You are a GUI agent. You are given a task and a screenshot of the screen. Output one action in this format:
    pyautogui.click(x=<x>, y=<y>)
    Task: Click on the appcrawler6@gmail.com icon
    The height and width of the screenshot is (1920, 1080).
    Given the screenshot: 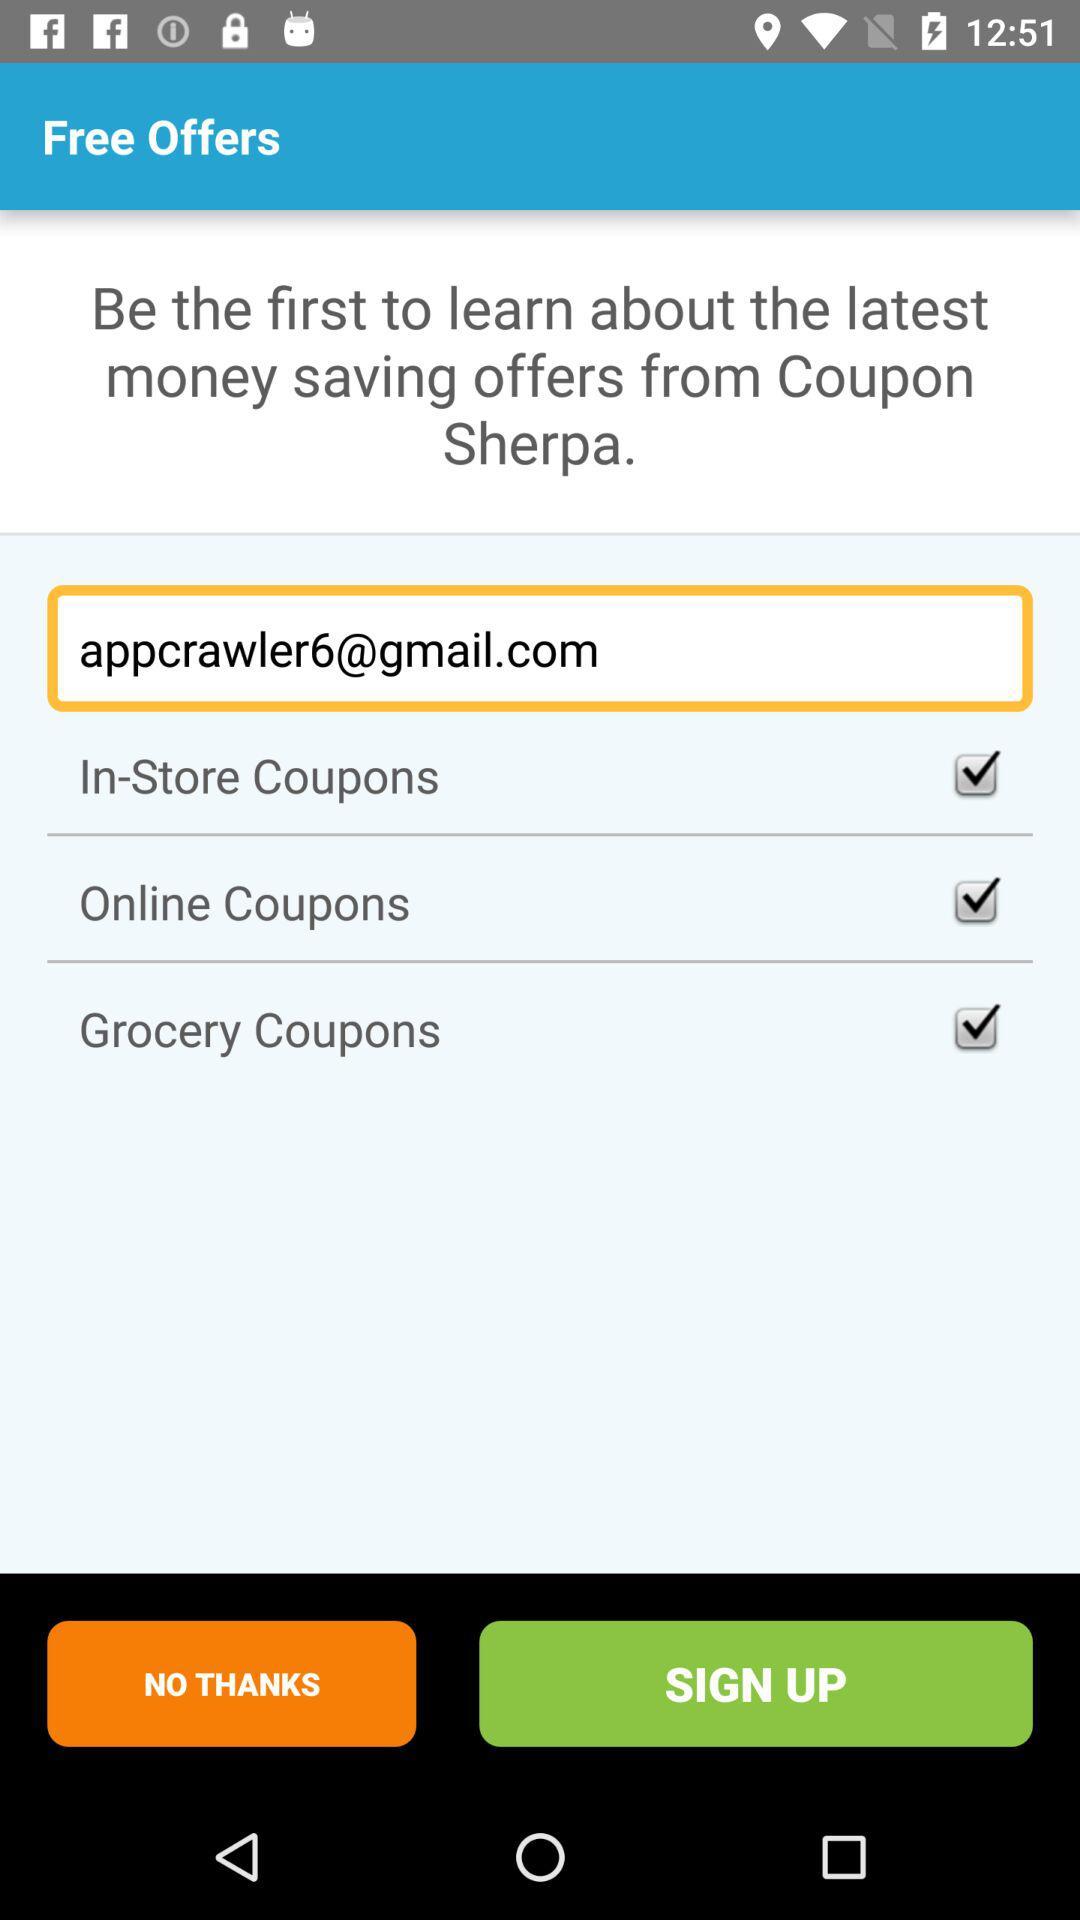 What is the action you would take?
    pyautogui.click(x=540, y=648)
    